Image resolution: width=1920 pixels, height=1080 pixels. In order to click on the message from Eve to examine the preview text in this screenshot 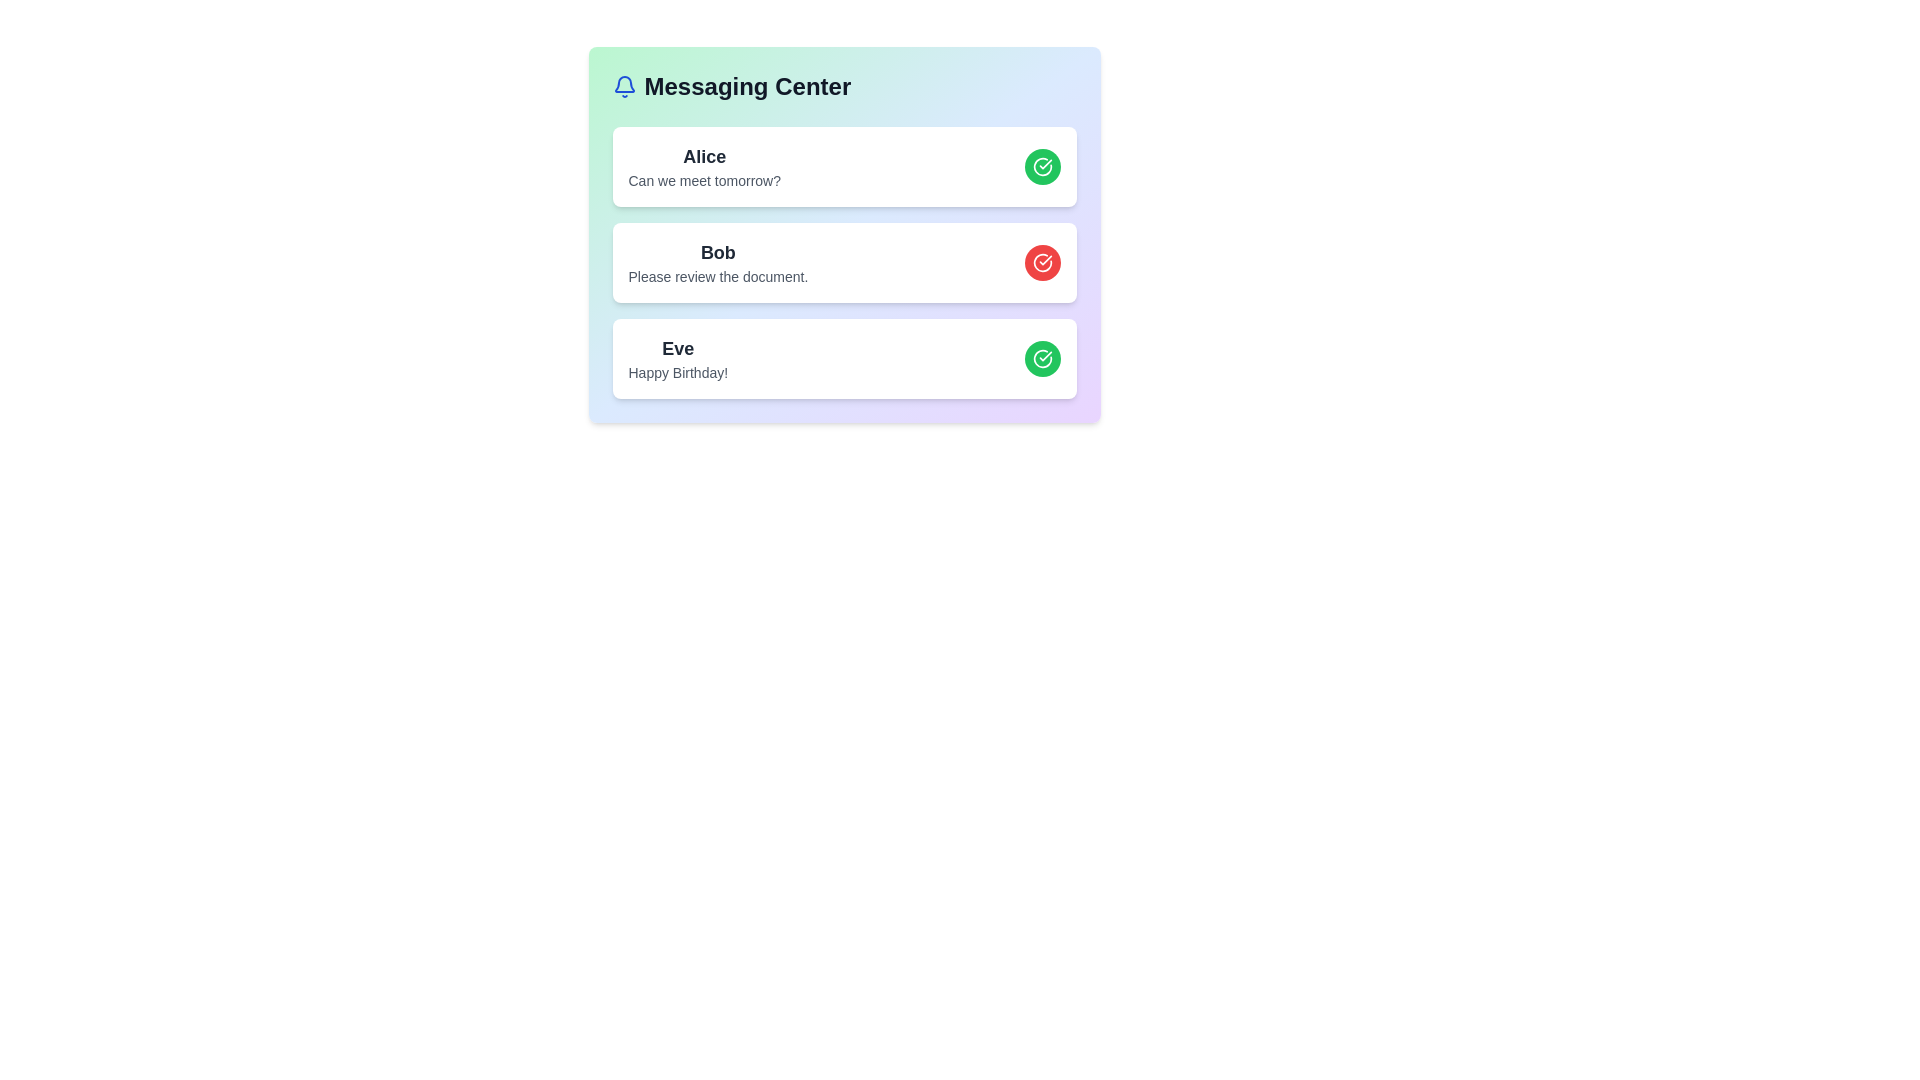, I will do `click(678, 347)`.